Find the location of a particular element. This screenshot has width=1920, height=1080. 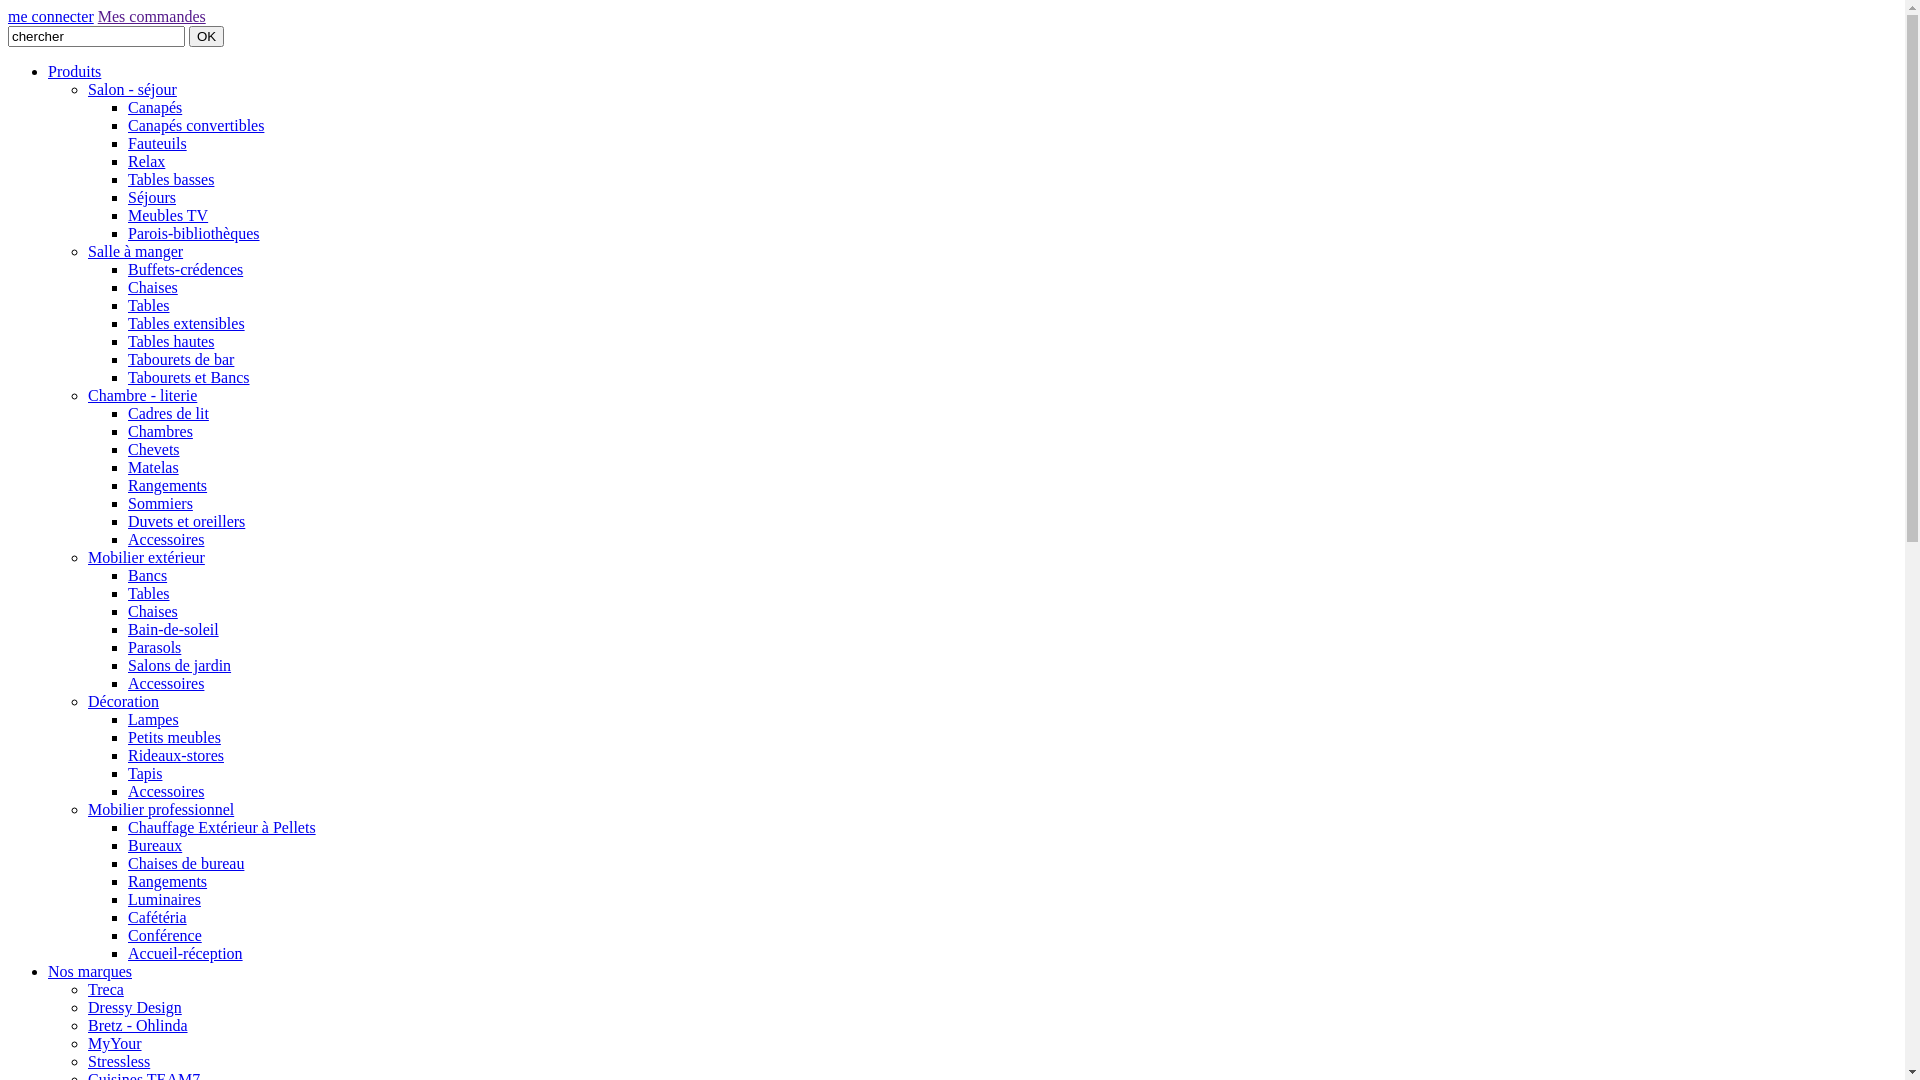

'Dressy Design' is located at coordinates (133, 1007).